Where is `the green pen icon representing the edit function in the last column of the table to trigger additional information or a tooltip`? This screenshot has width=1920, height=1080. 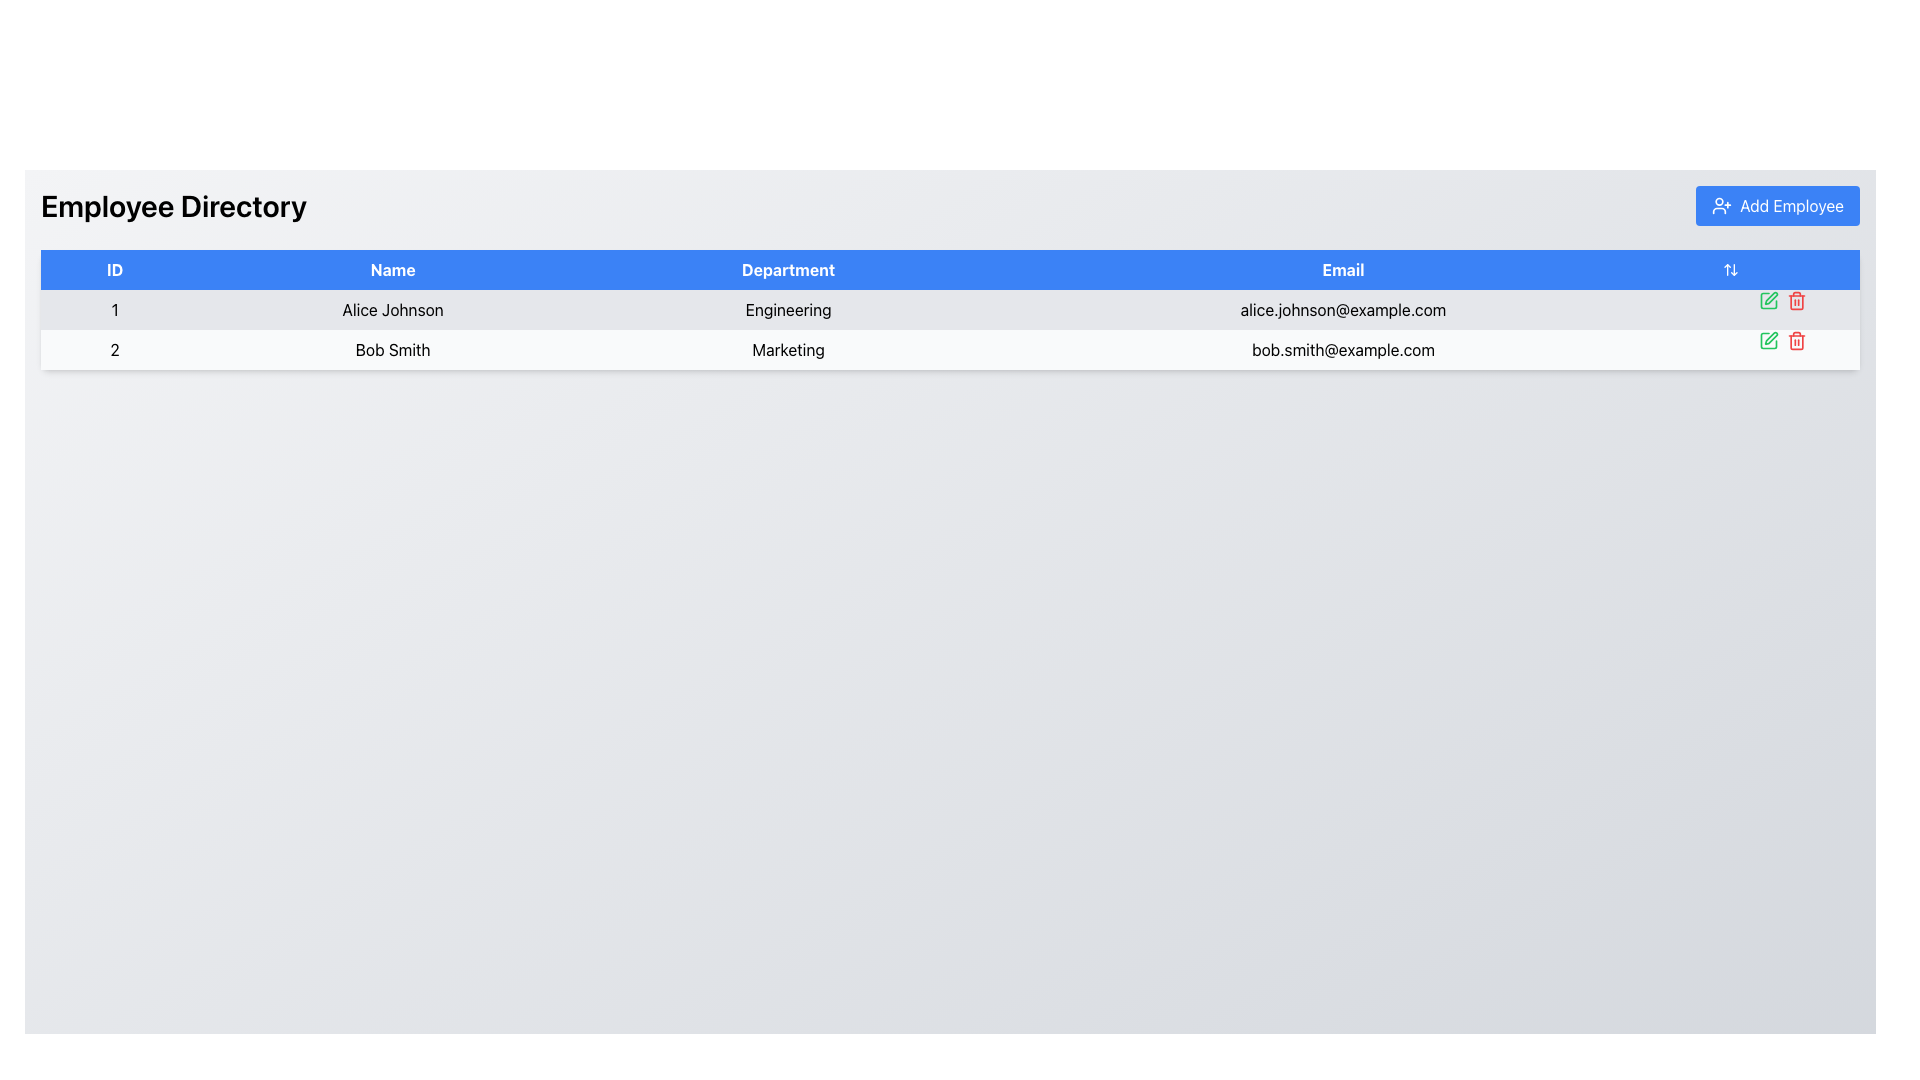 the green pen icon representing the edit function in the last column of the table to trigger additional information or a tooltip is located at coordinates (1769, 339).